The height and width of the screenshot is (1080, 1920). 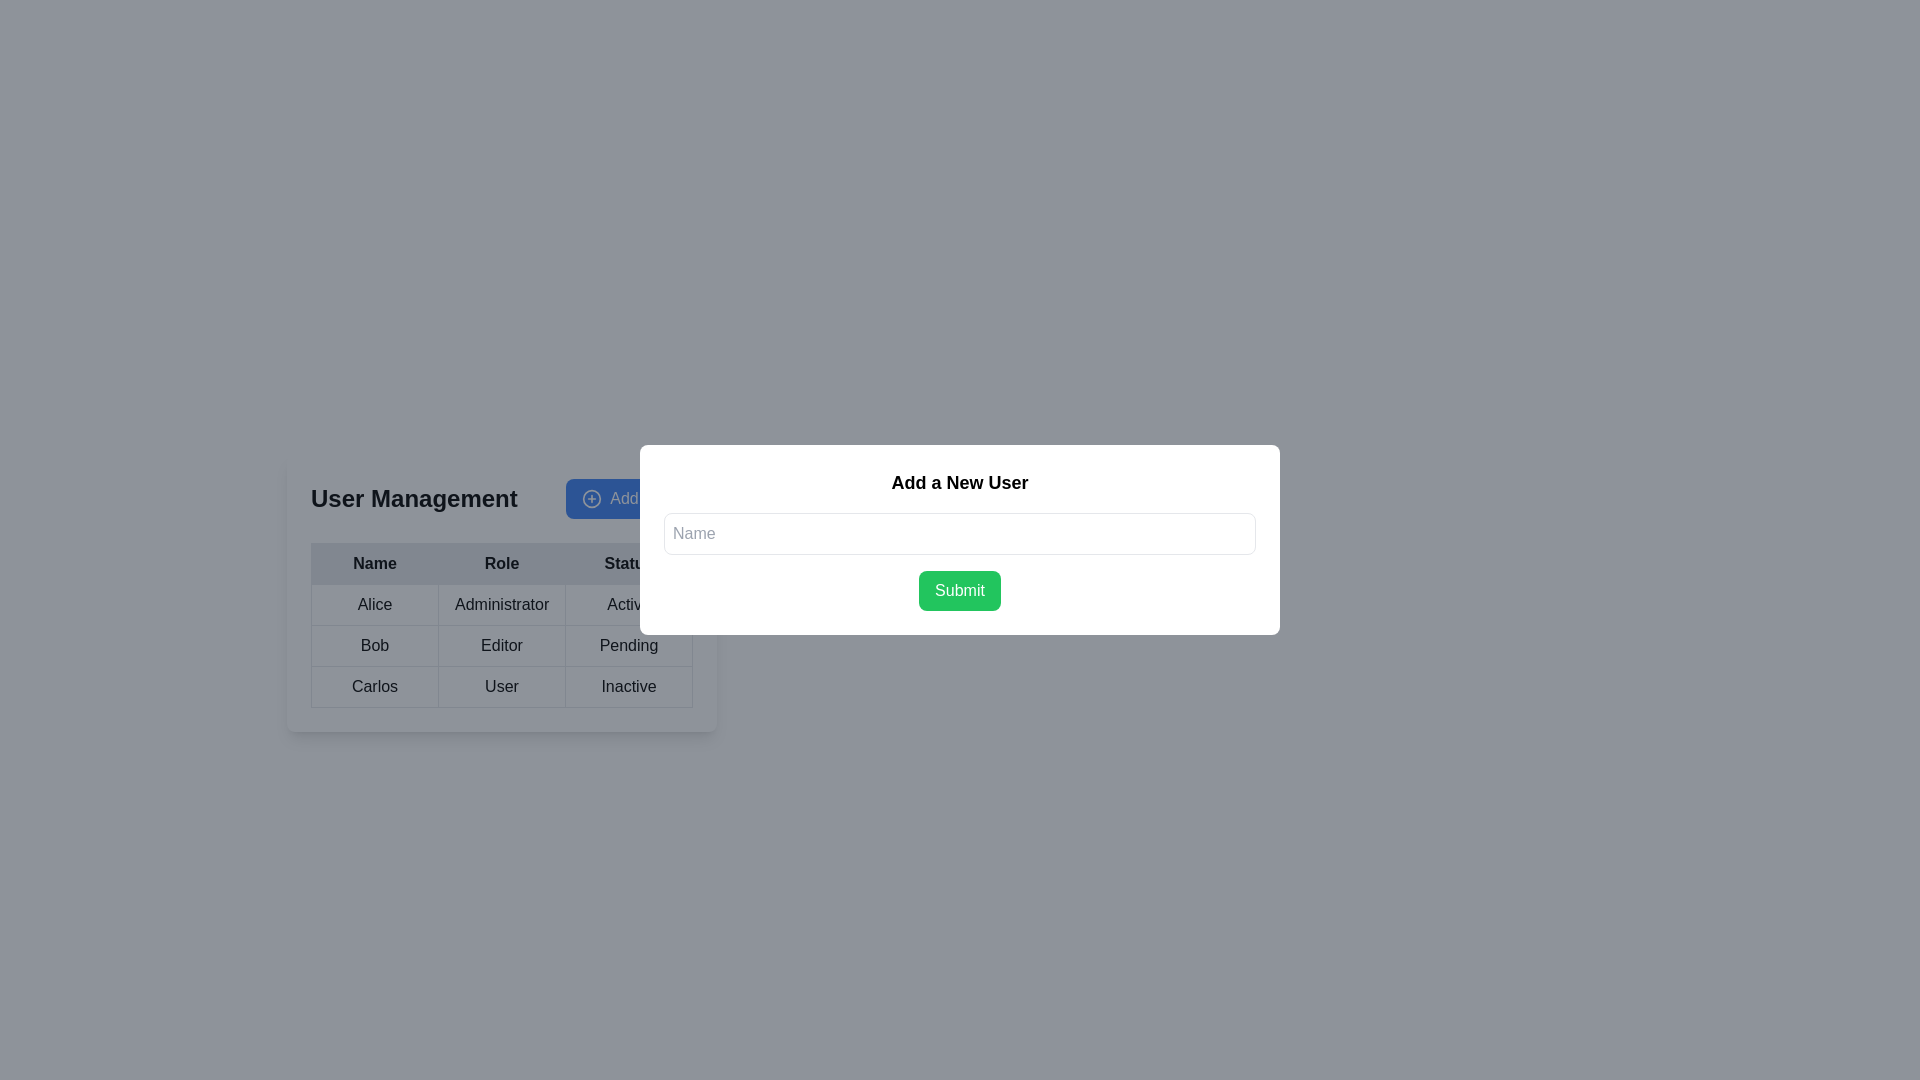 What do you see at coordinates (502, 645) in the screenshot?
I see `the non-interactive text element displaying the role associated with the user named 'Bob' in the second row and second column of the table` at bounding box center [502, 645].